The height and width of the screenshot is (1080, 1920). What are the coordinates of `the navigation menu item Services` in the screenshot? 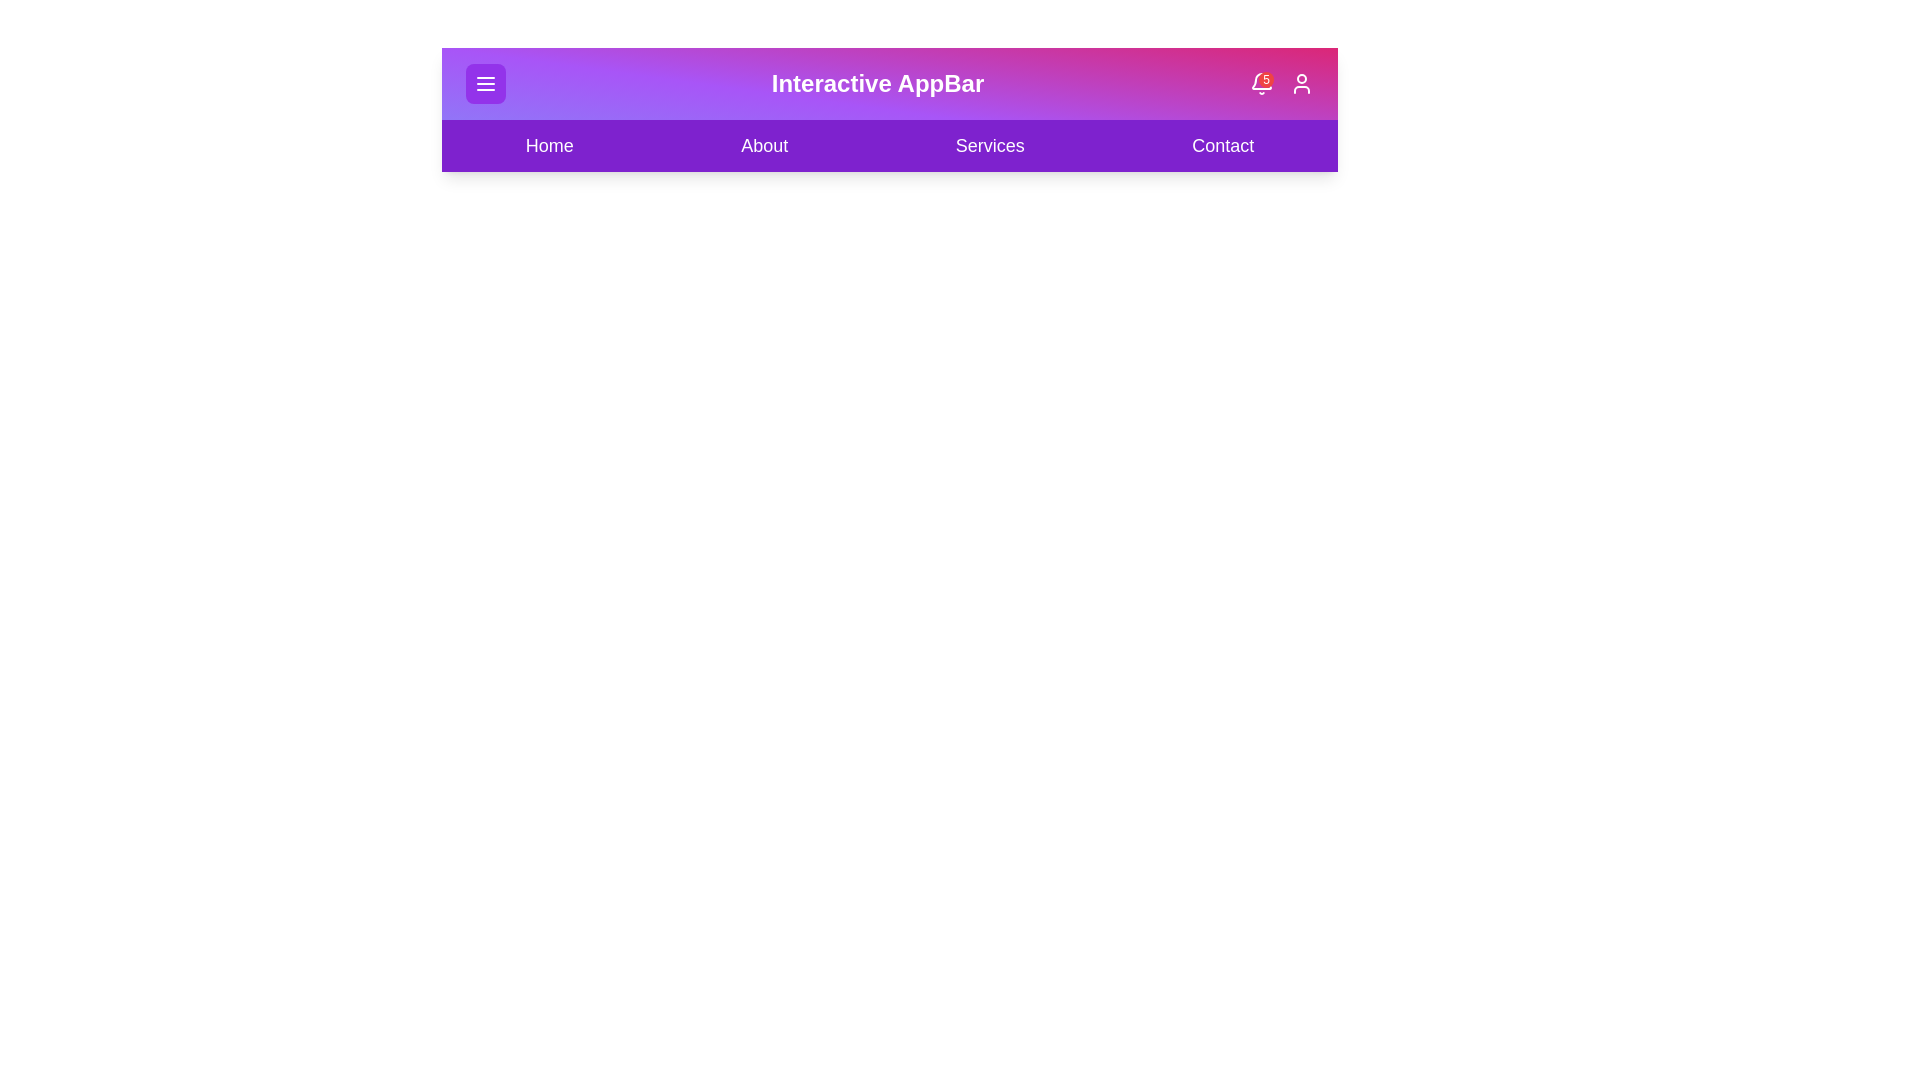 It's located at (990, 145).